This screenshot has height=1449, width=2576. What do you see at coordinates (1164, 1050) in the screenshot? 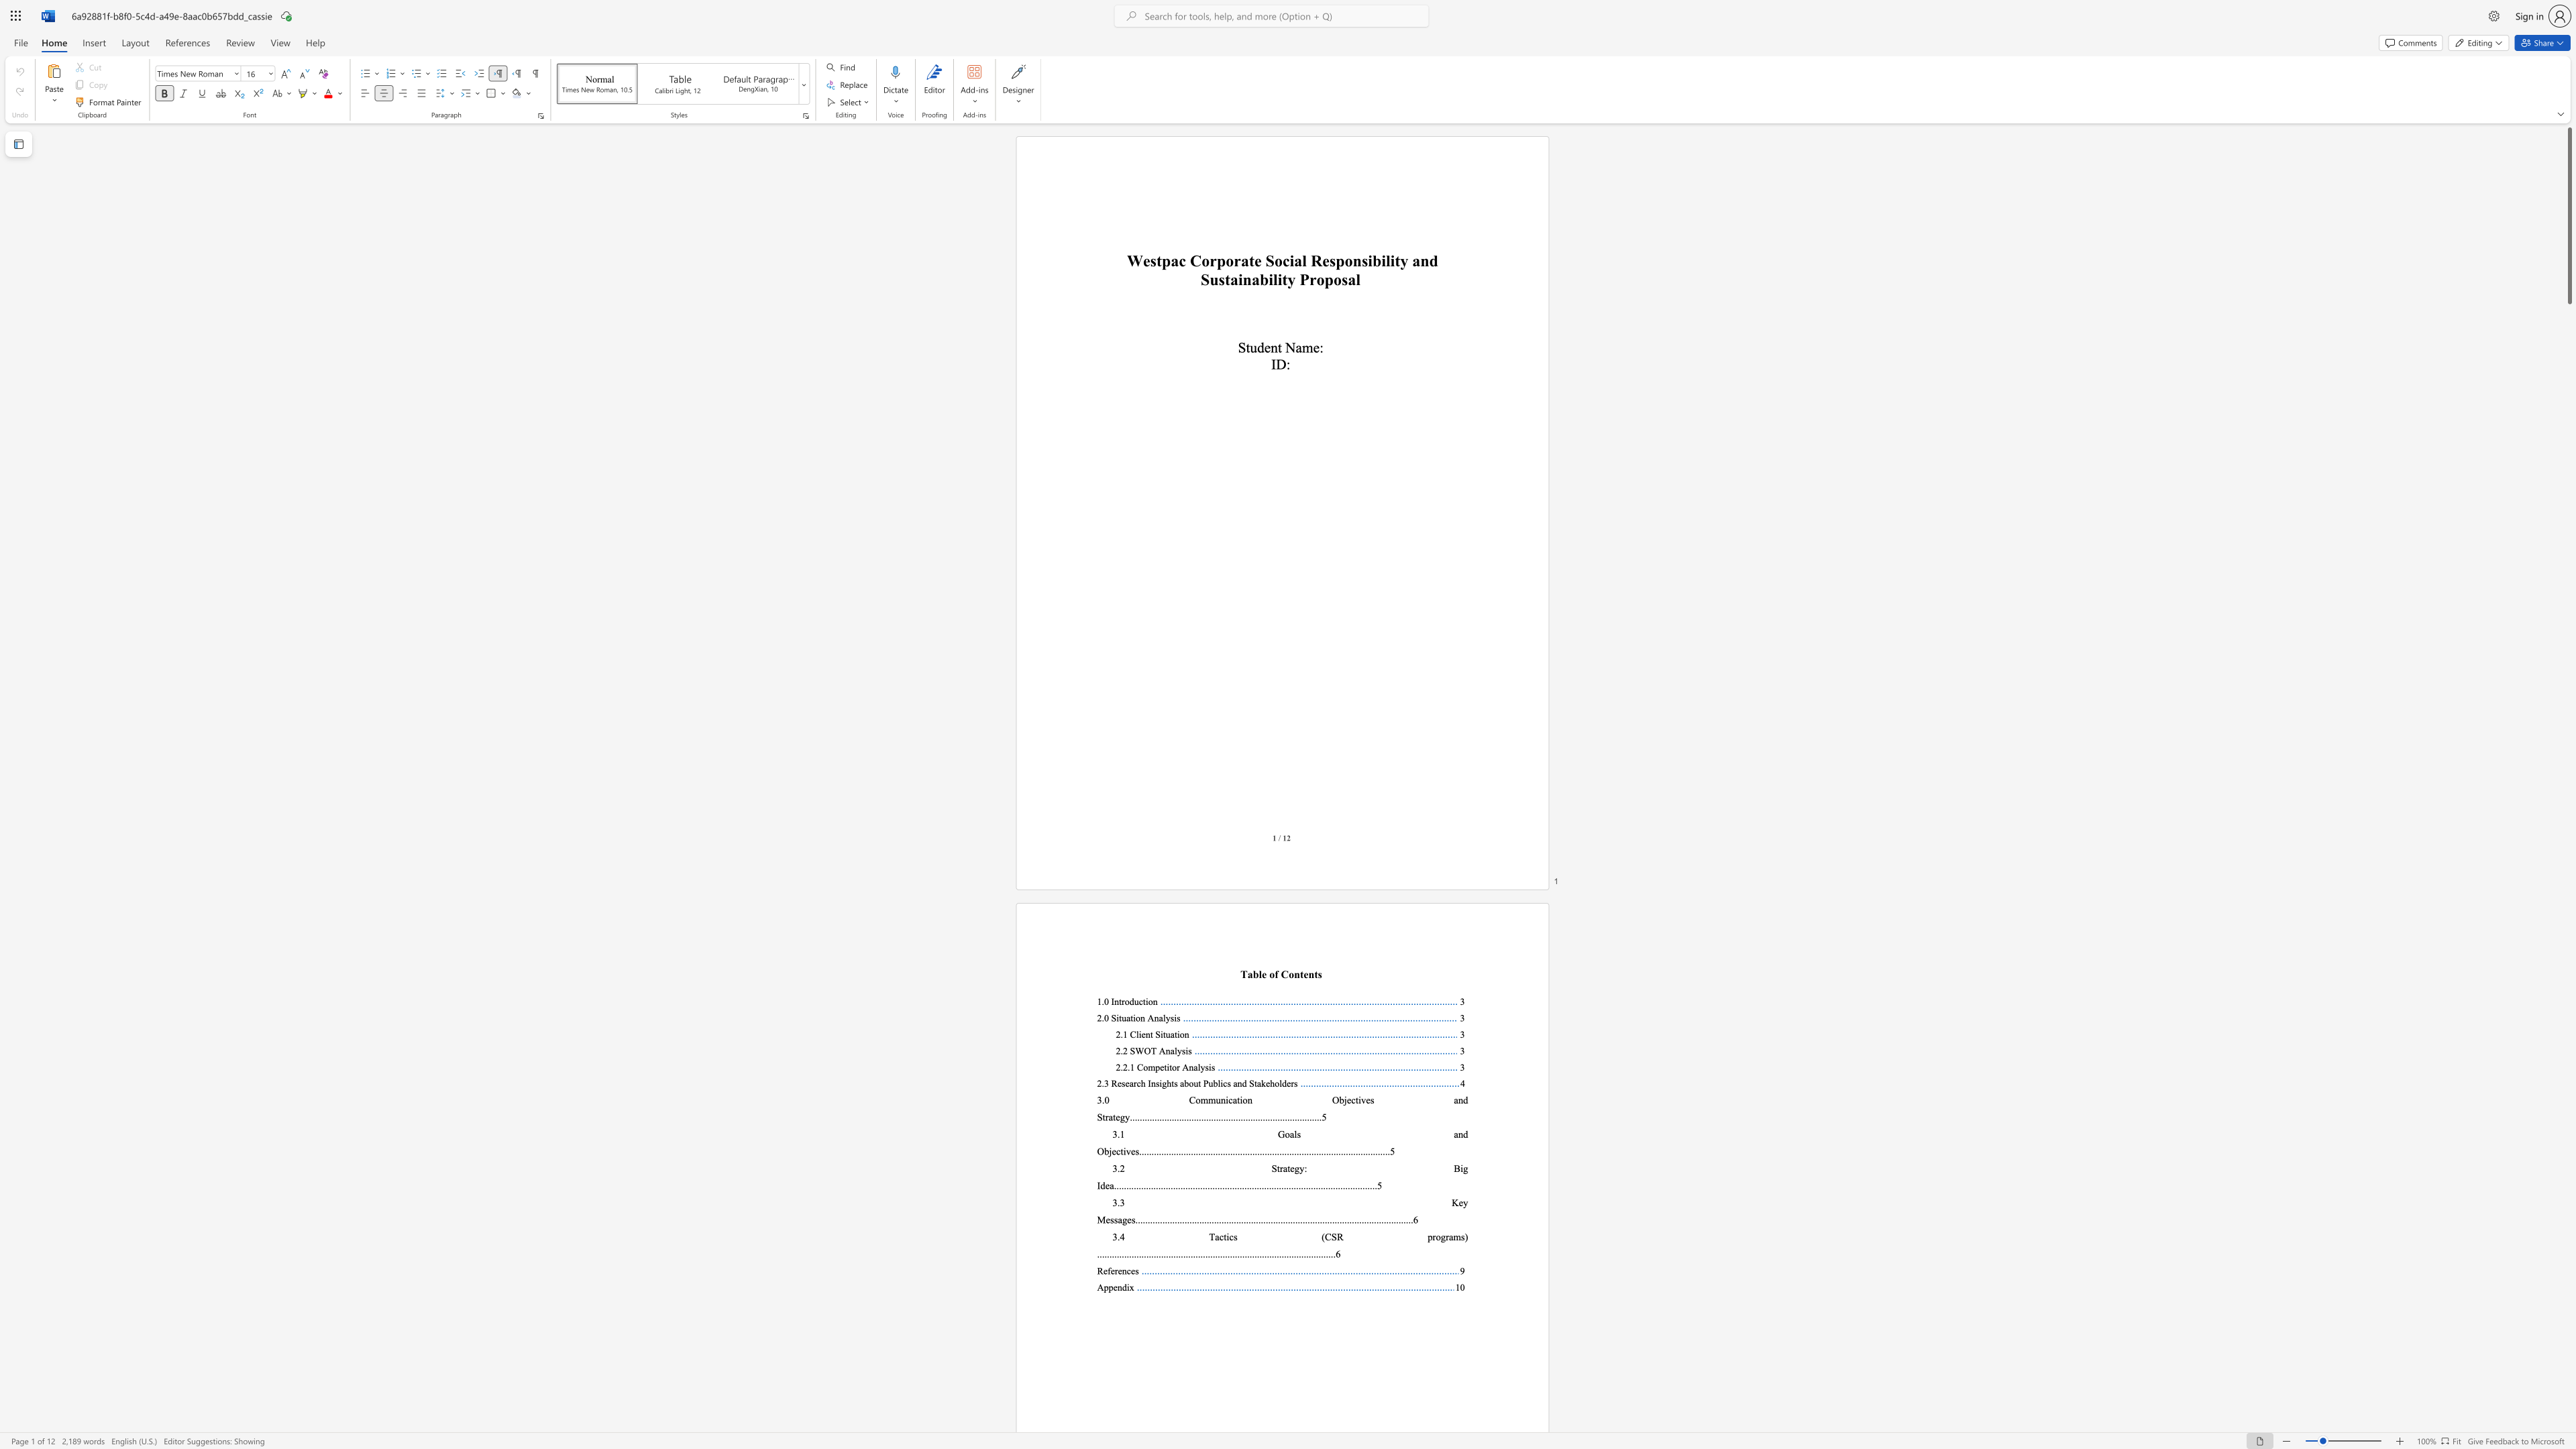
I see `the subset text "nalysis" within the text "2.2 SWOT Analysis"` at bounding box center [1164, 1050].